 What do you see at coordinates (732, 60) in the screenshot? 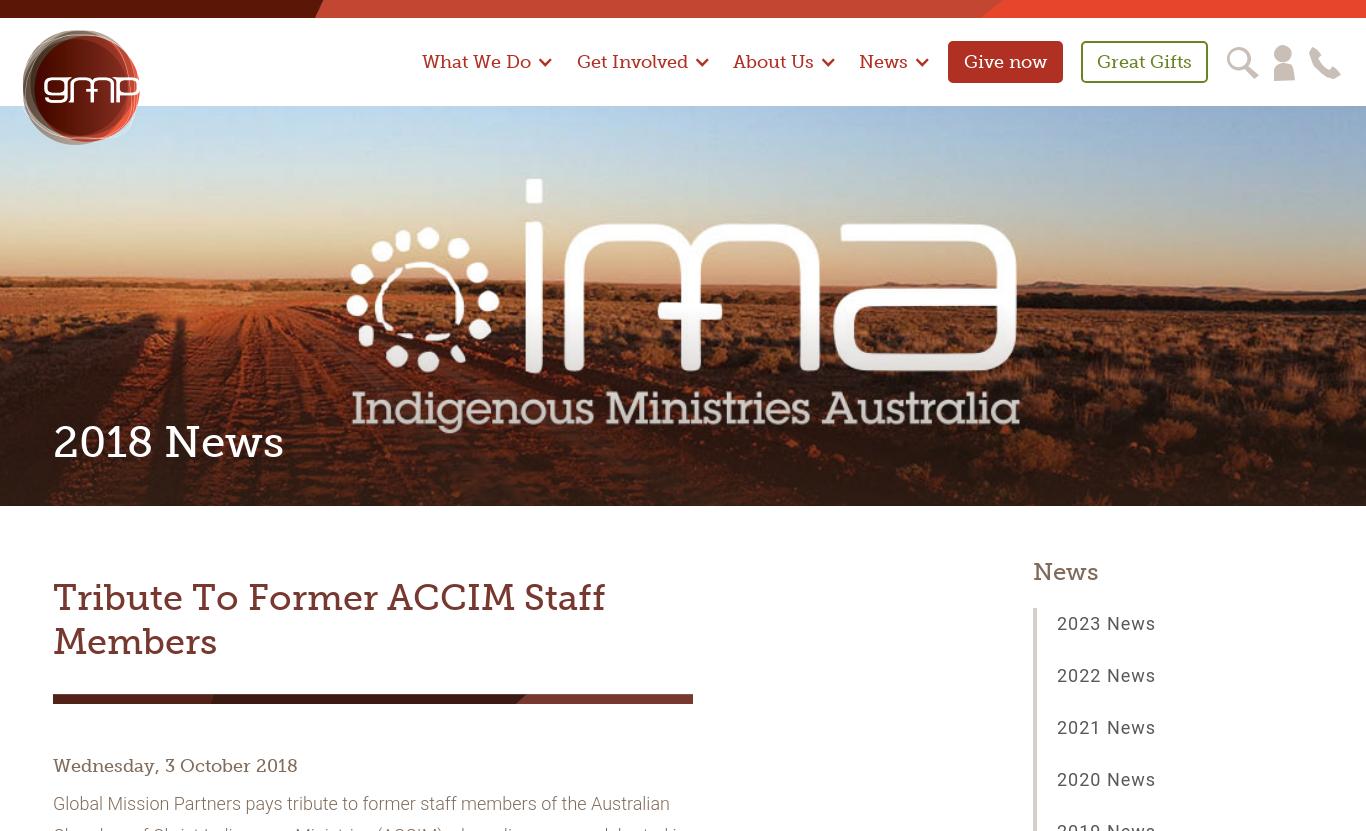
I see `'About Us'` at bounding box center [732, 60].